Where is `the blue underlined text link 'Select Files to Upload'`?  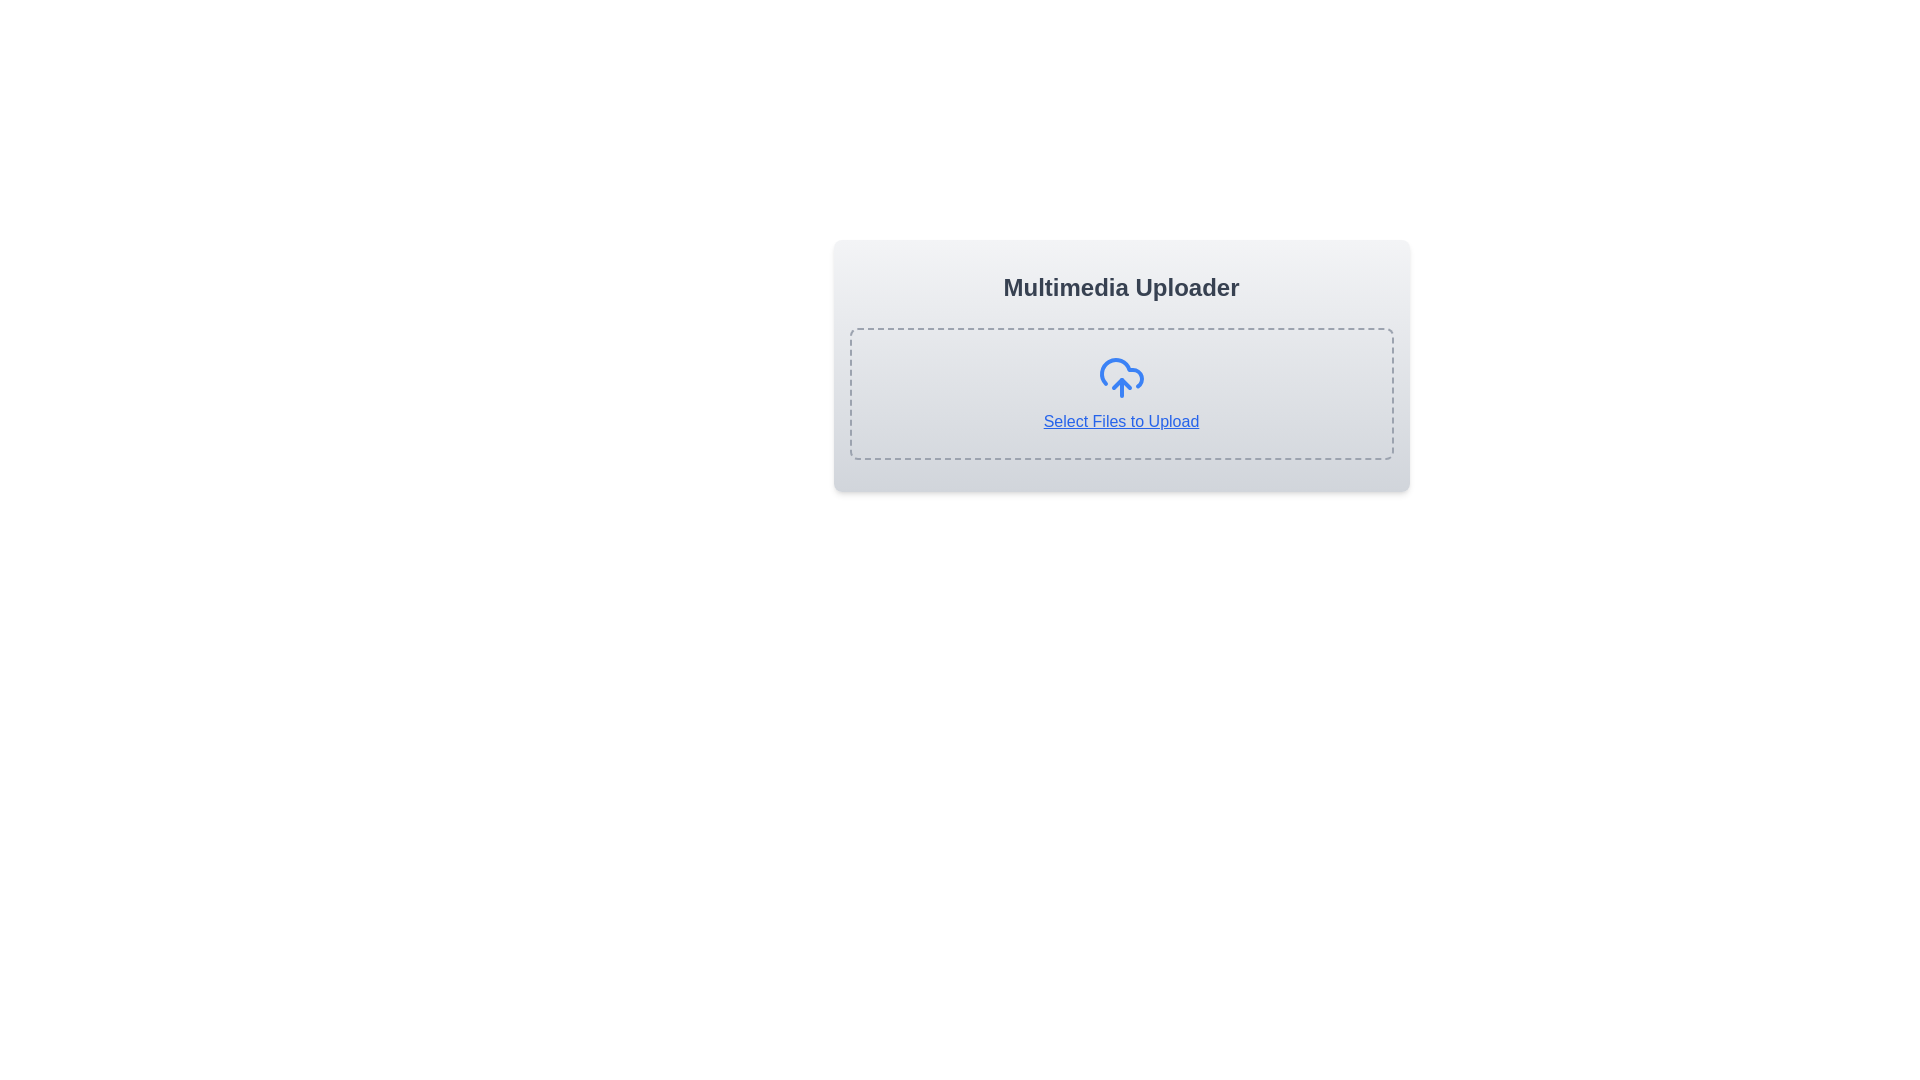
the blue underlined text link 'Select Files to Upload' is located at coordinates (1121, 420).